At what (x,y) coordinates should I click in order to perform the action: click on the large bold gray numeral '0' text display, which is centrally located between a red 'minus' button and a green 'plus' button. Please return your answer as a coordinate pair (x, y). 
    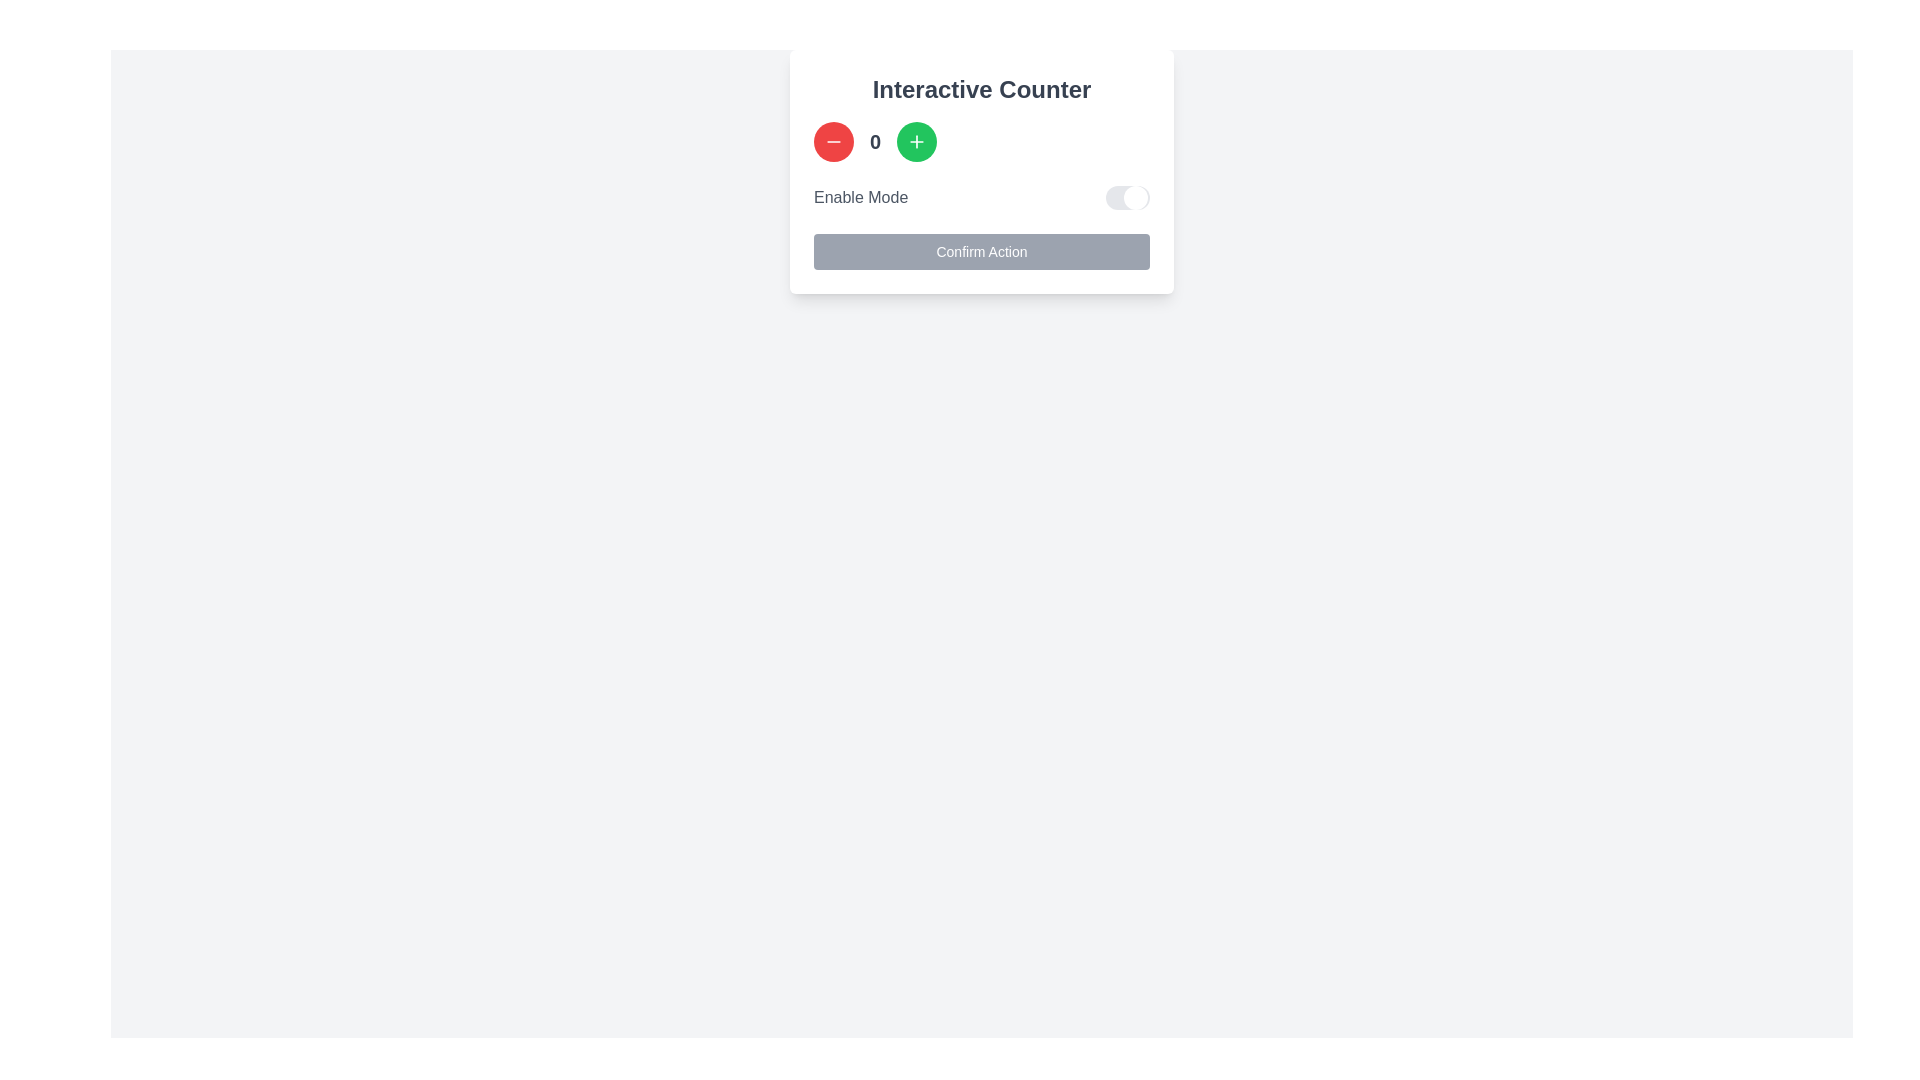
    Looking at the image, I should click on (875, 141).